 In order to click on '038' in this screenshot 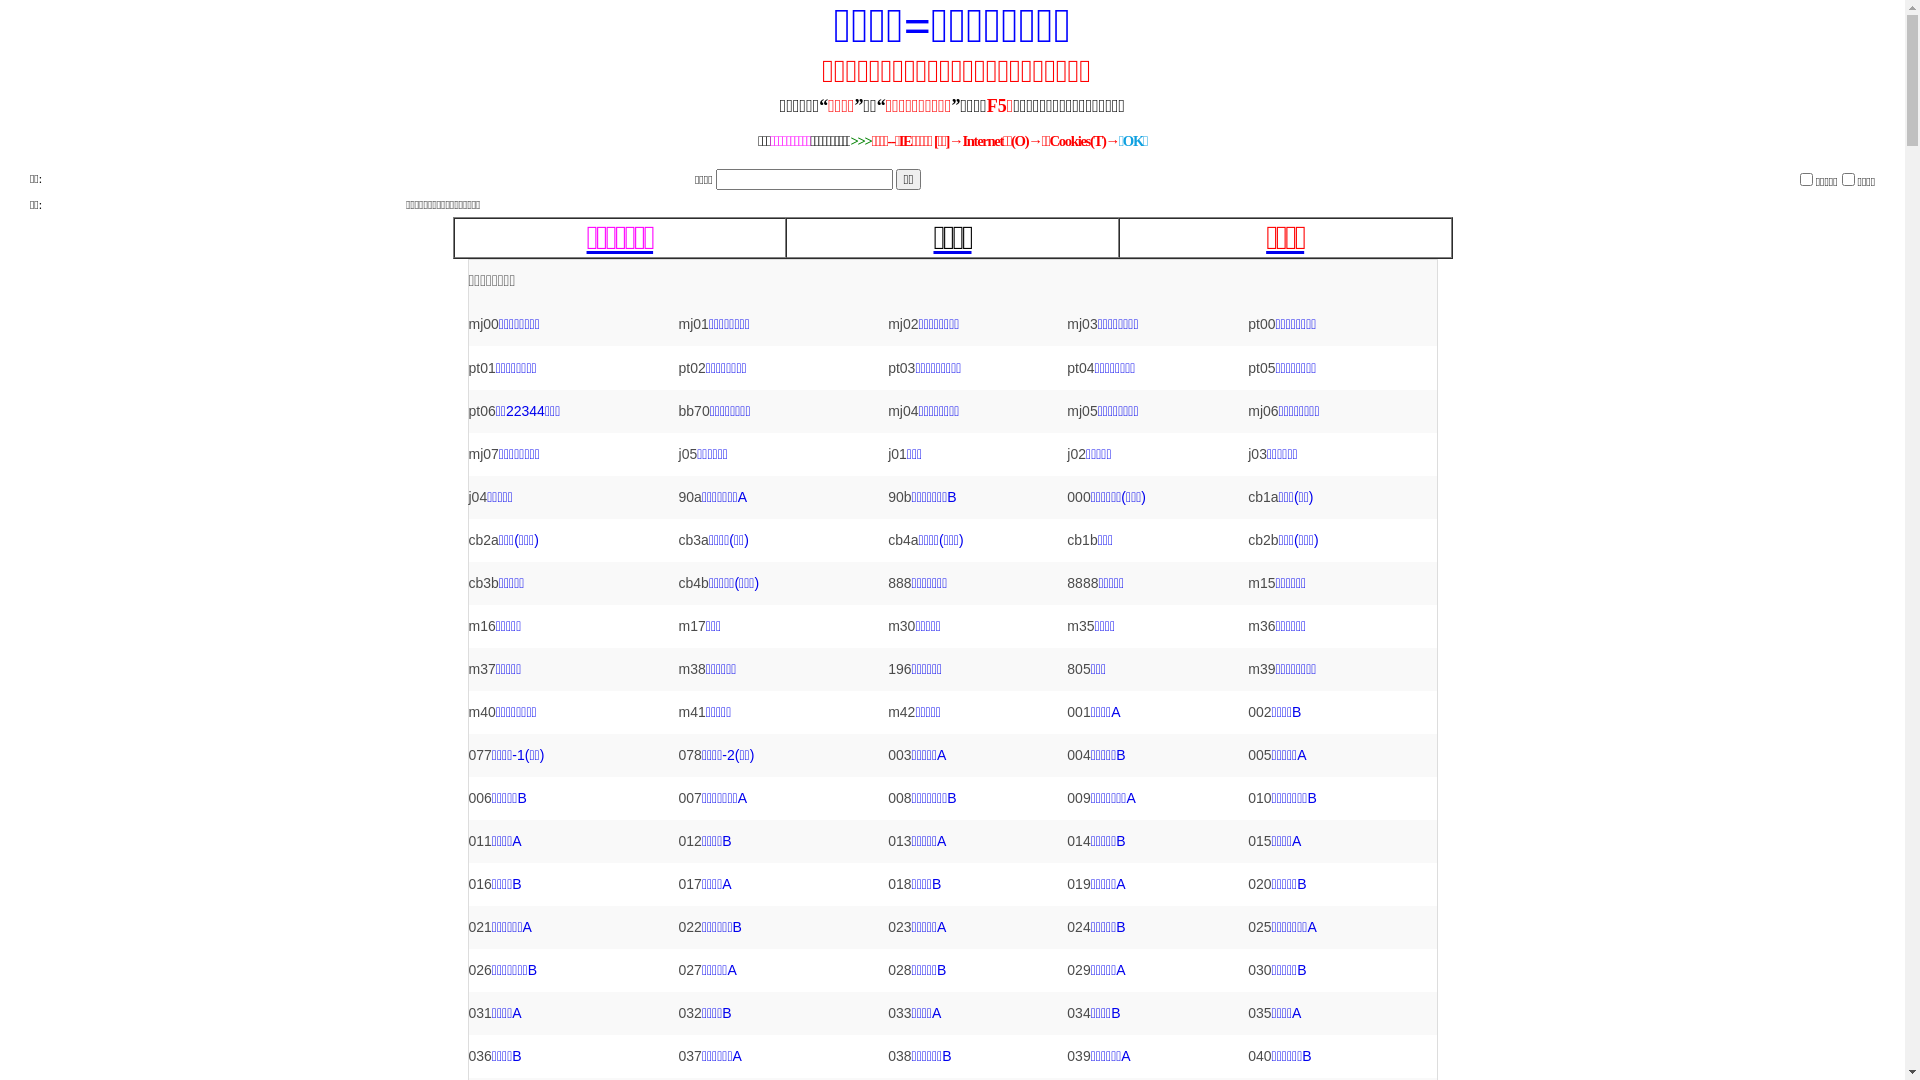, I will do `click(898, 1055)`.